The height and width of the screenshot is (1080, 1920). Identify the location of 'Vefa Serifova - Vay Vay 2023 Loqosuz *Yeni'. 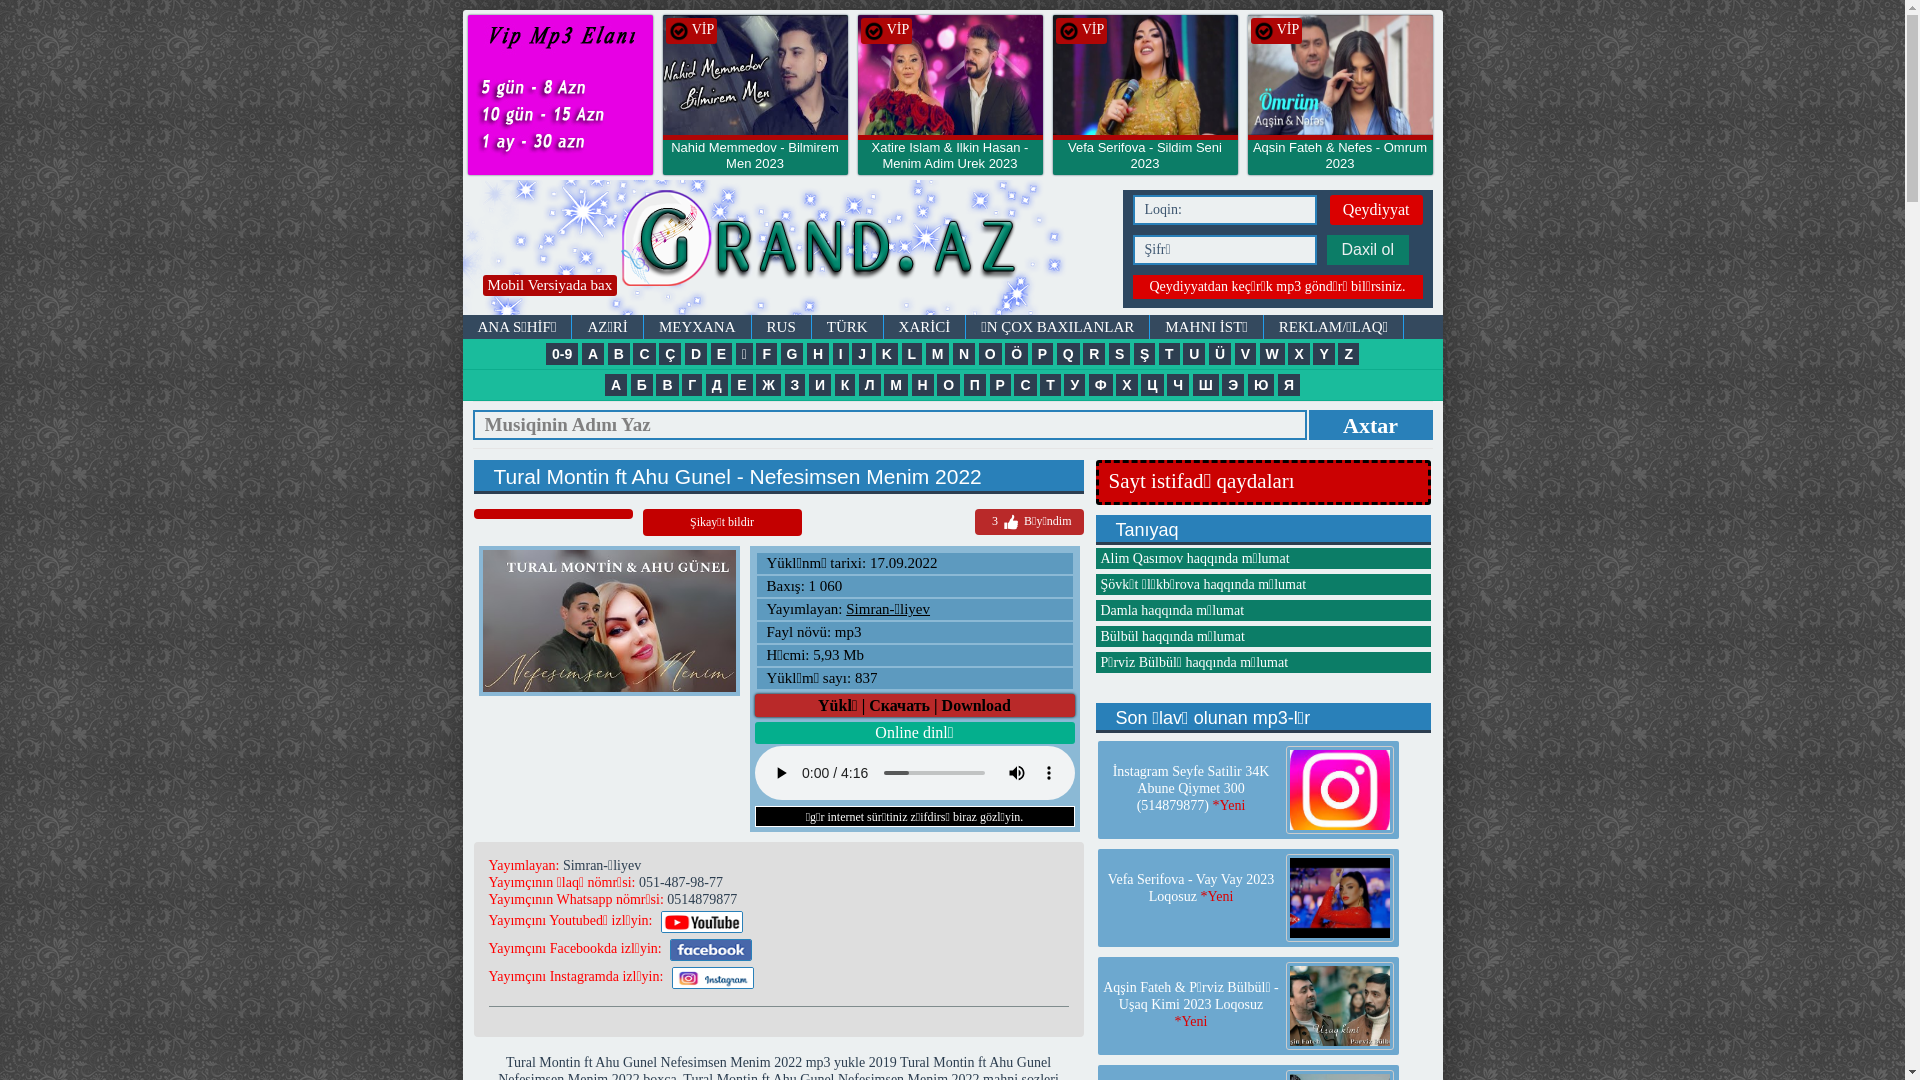
(1190, 886).